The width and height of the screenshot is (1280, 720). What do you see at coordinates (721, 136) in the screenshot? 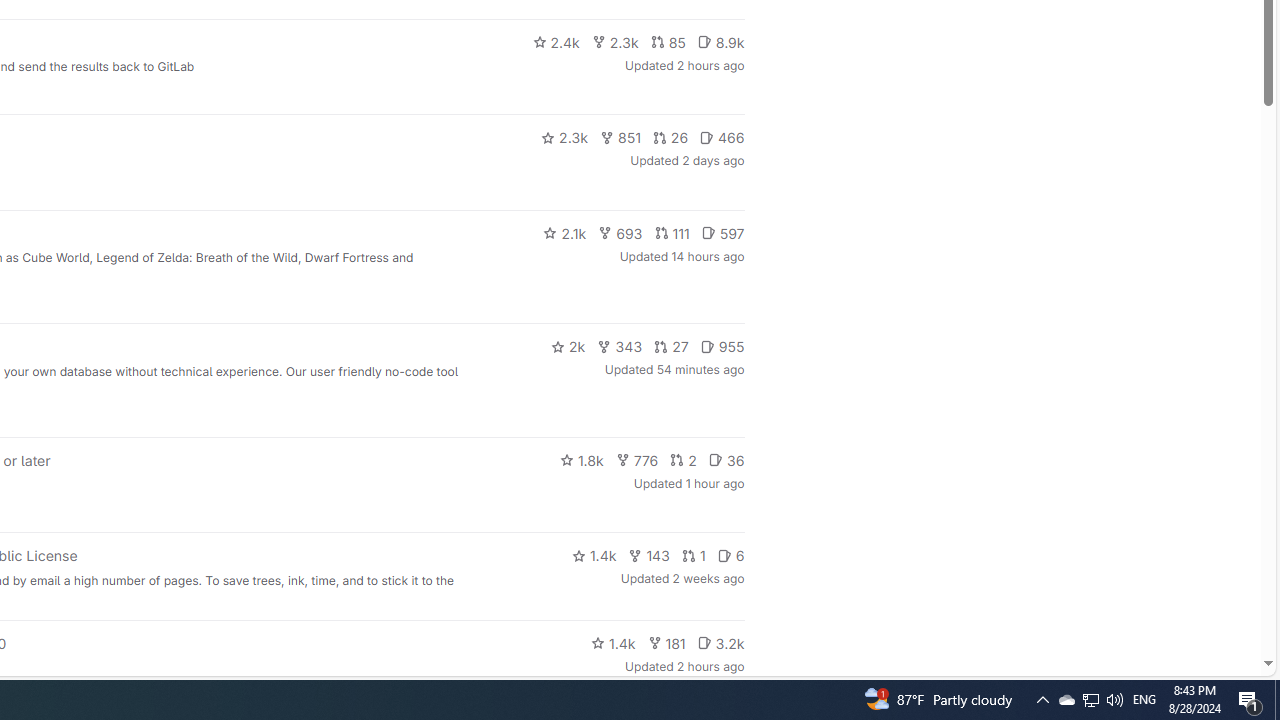
I see `'466'` at bounding box center [721, 136].